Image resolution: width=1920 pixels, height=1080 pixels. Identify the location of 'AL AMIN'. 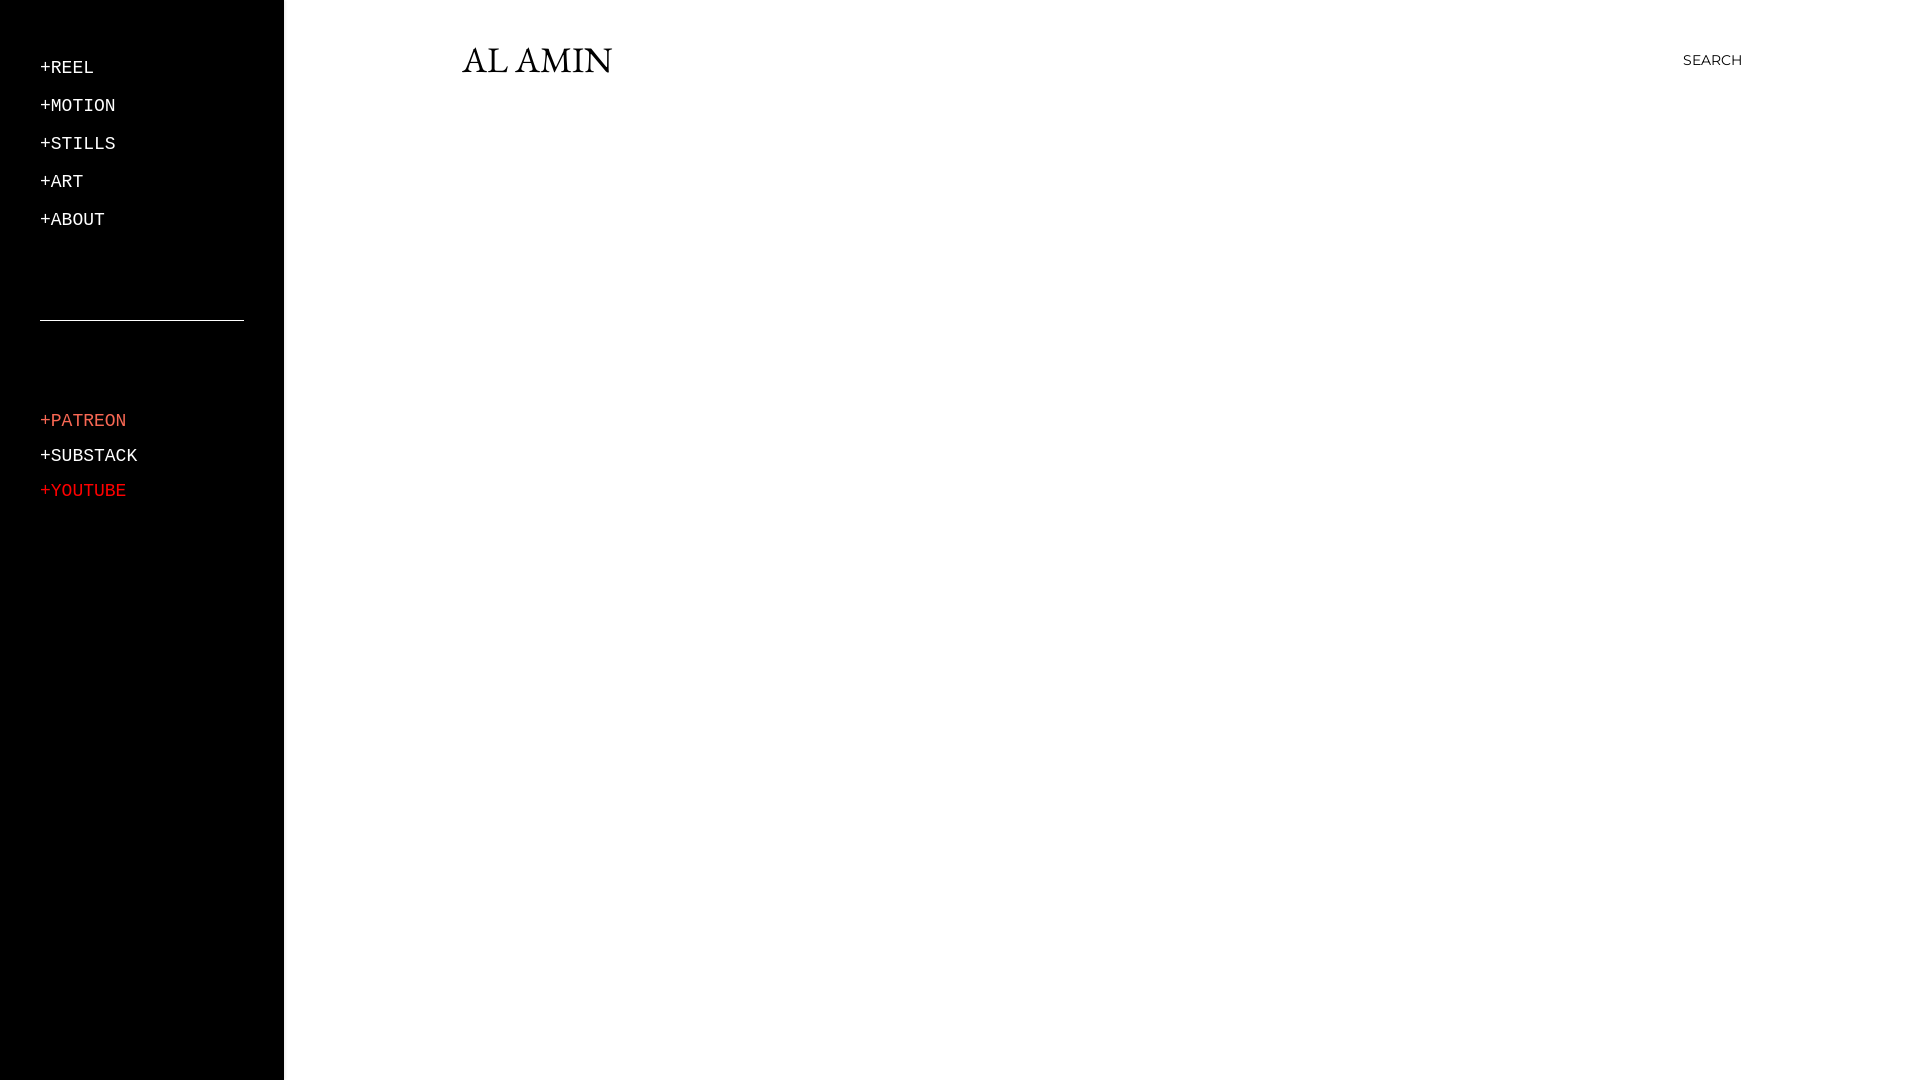
(537, 58).